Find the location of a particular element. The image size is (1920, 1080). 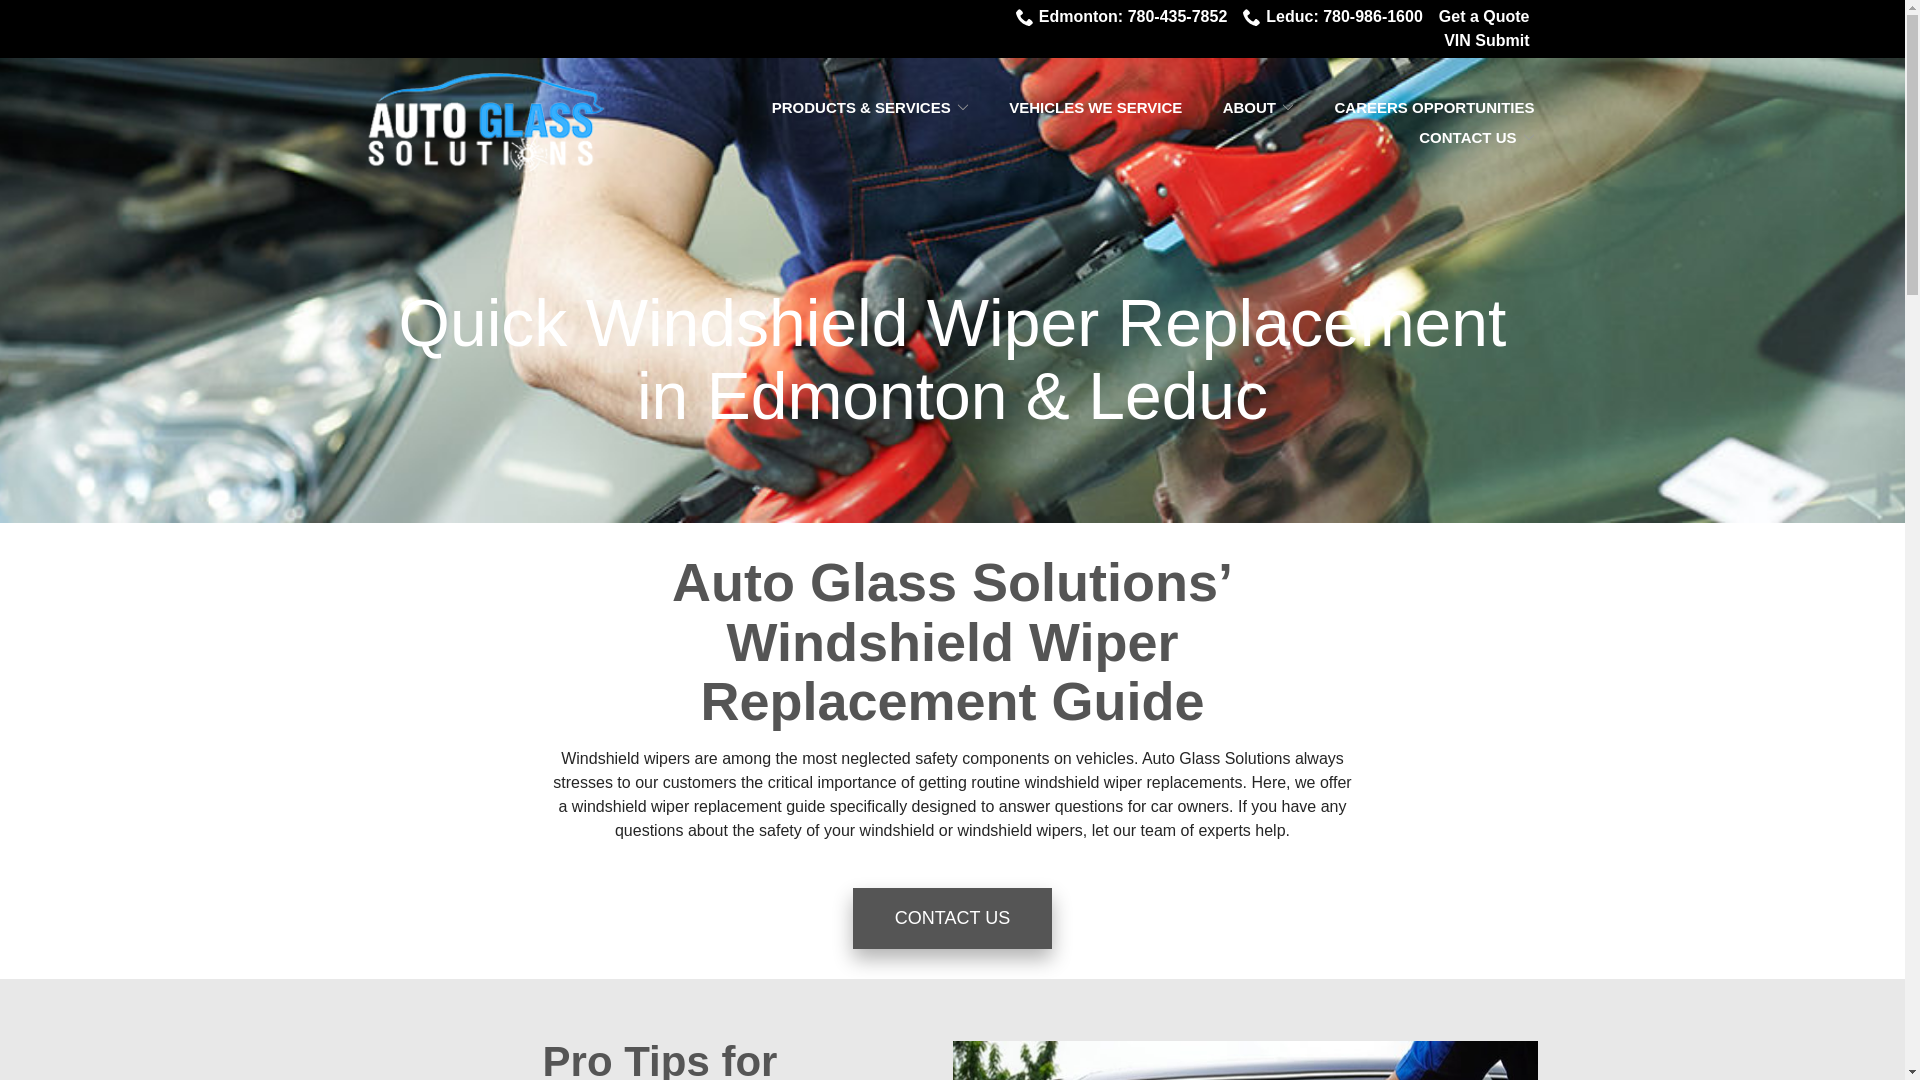

'ABOUT' is located at coordinates (1257, 107).